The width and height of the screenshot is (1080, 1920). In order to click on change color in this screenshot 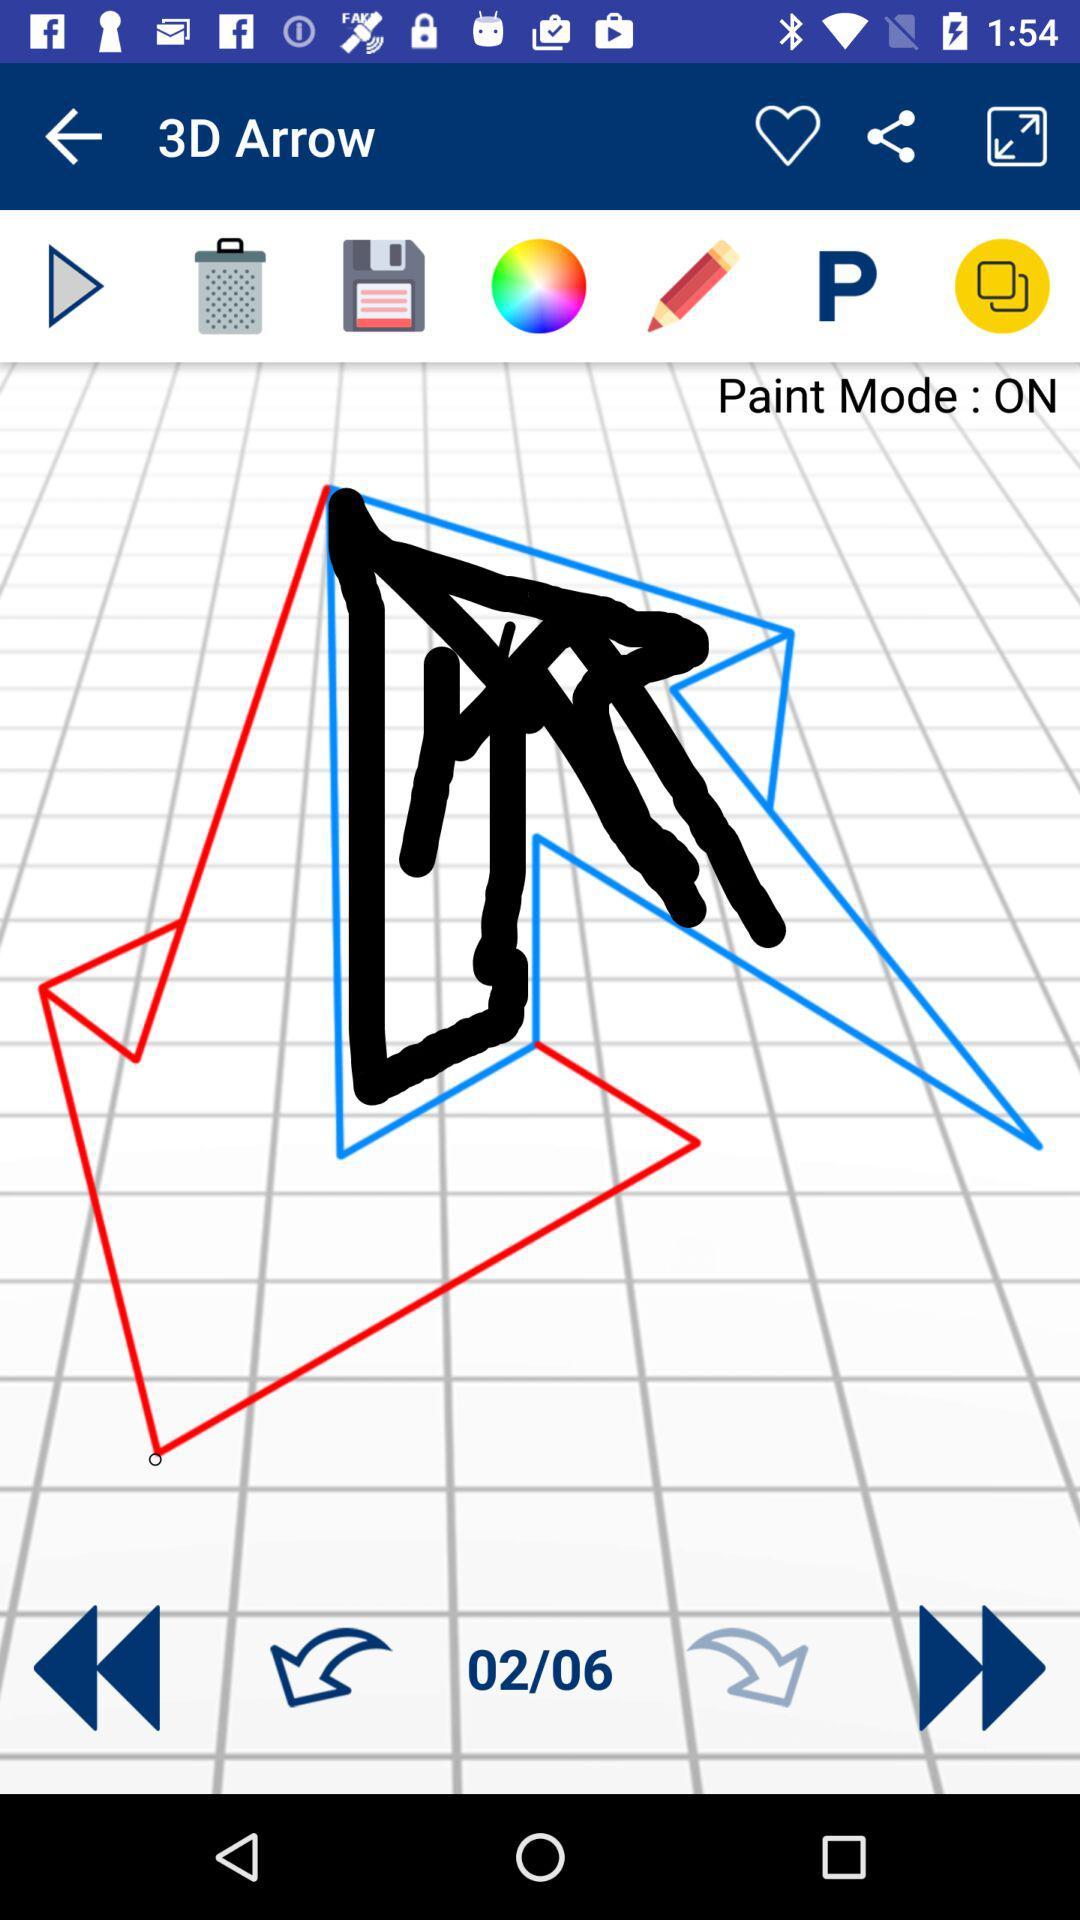, I will do `click(537, 285)`.